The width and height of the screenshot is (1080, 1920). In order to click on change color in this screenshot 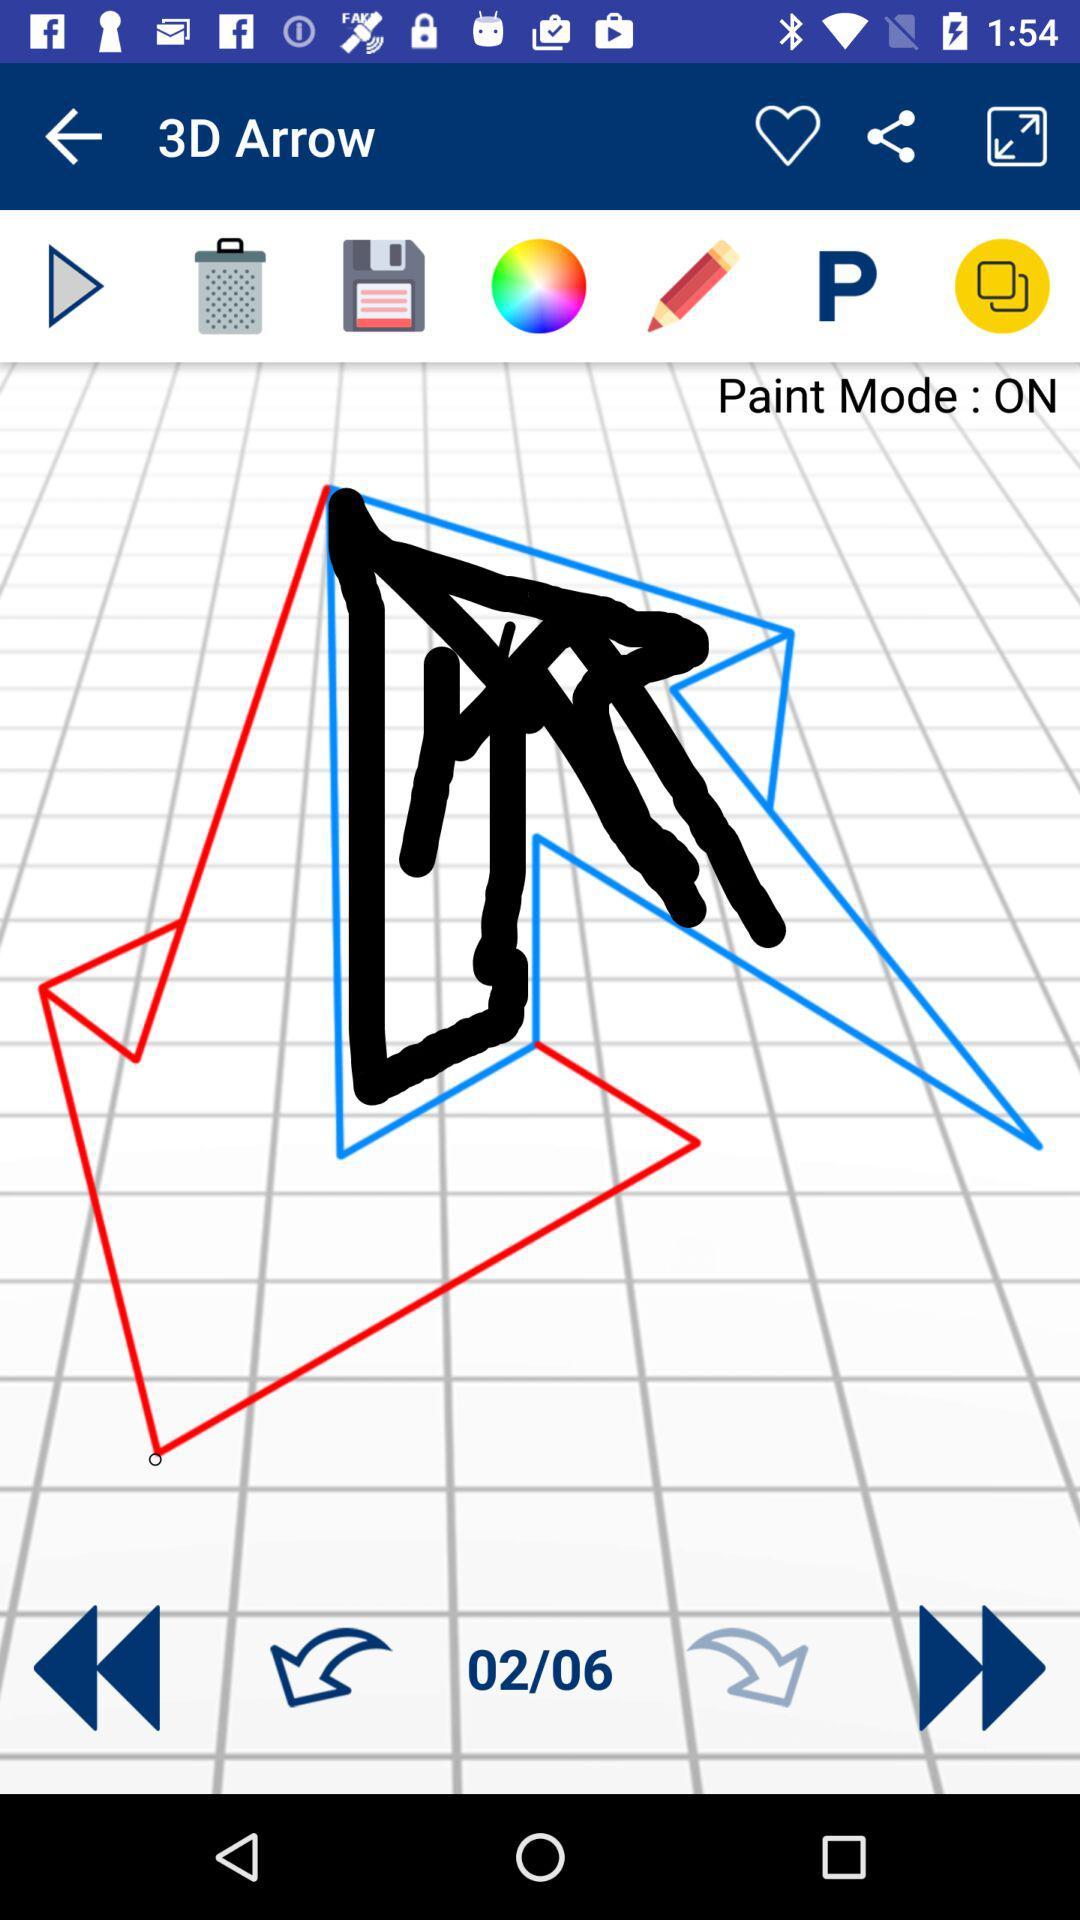, I will do `click(537, 285)`.